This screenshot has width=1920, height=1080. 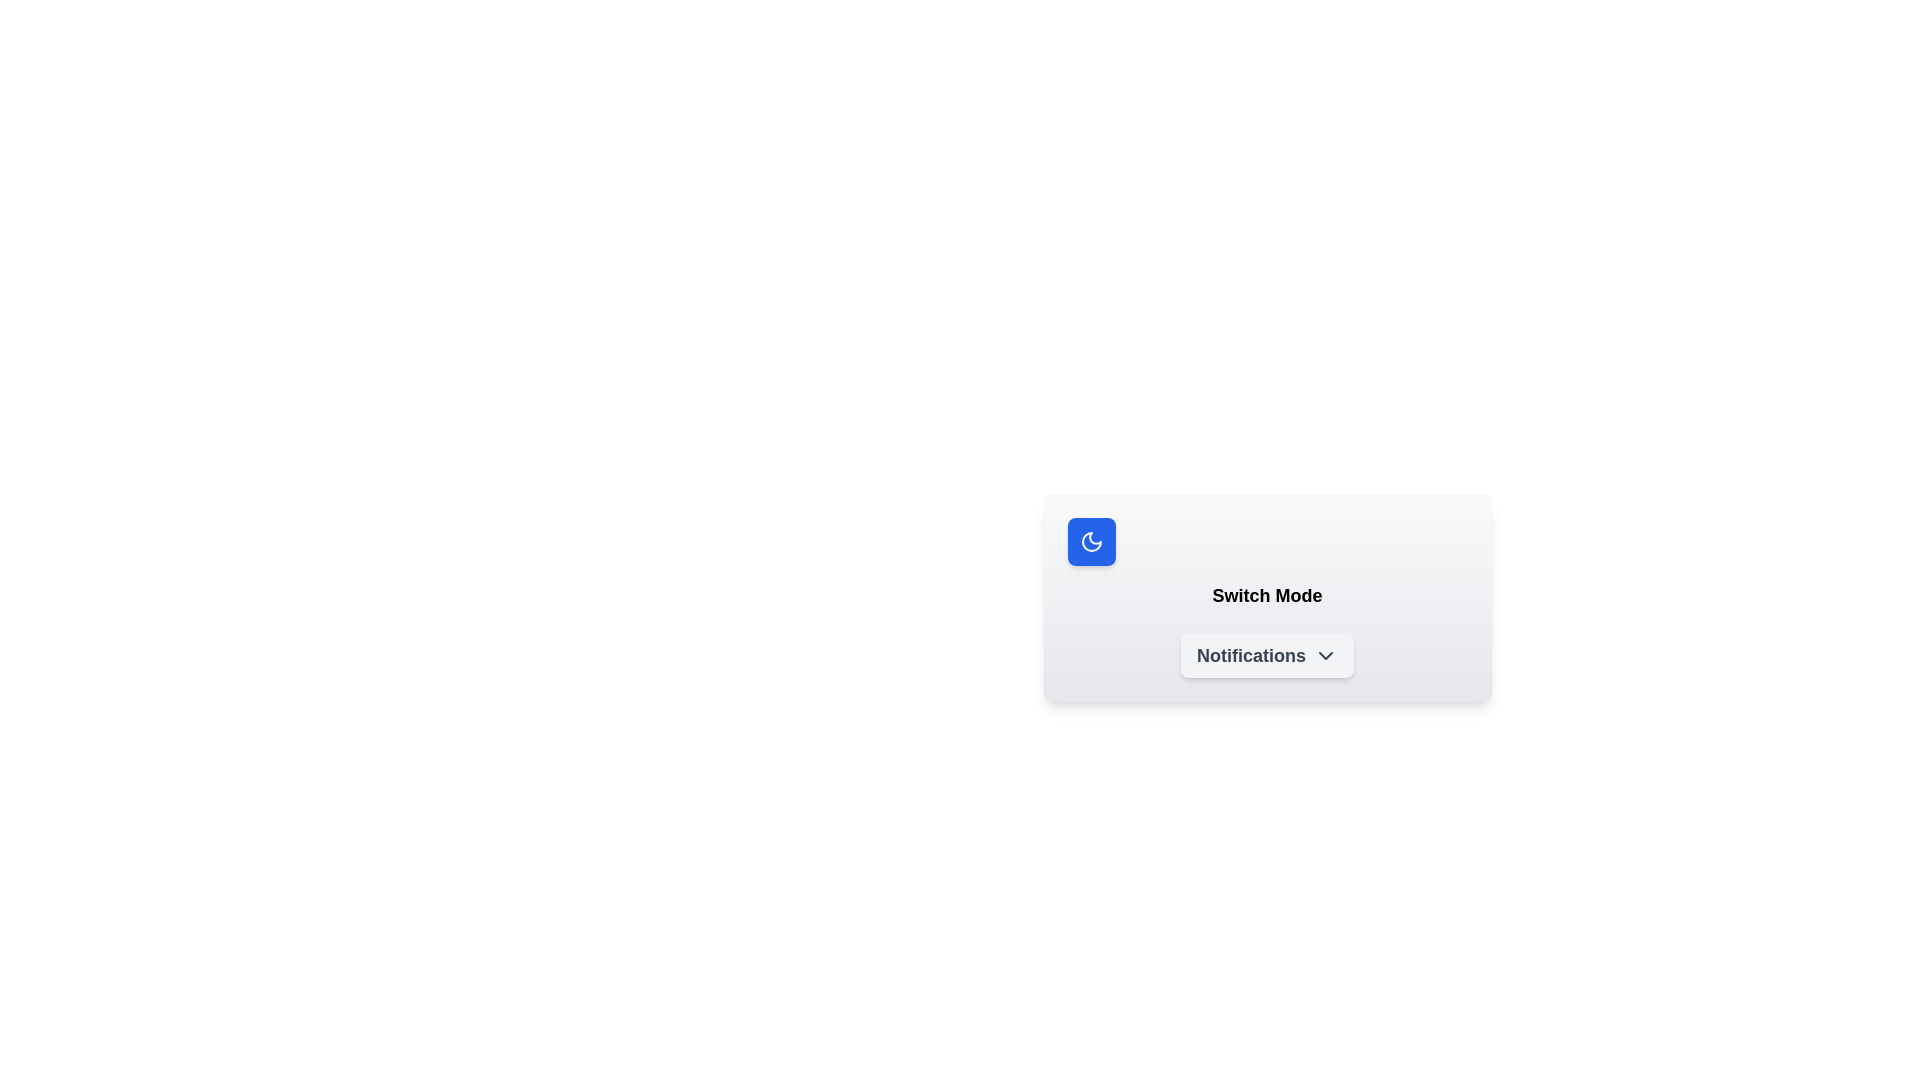 I want to click on the toggle button for night mode/day mode, which is represented by a moon icon, so click(x=1090, y=542).